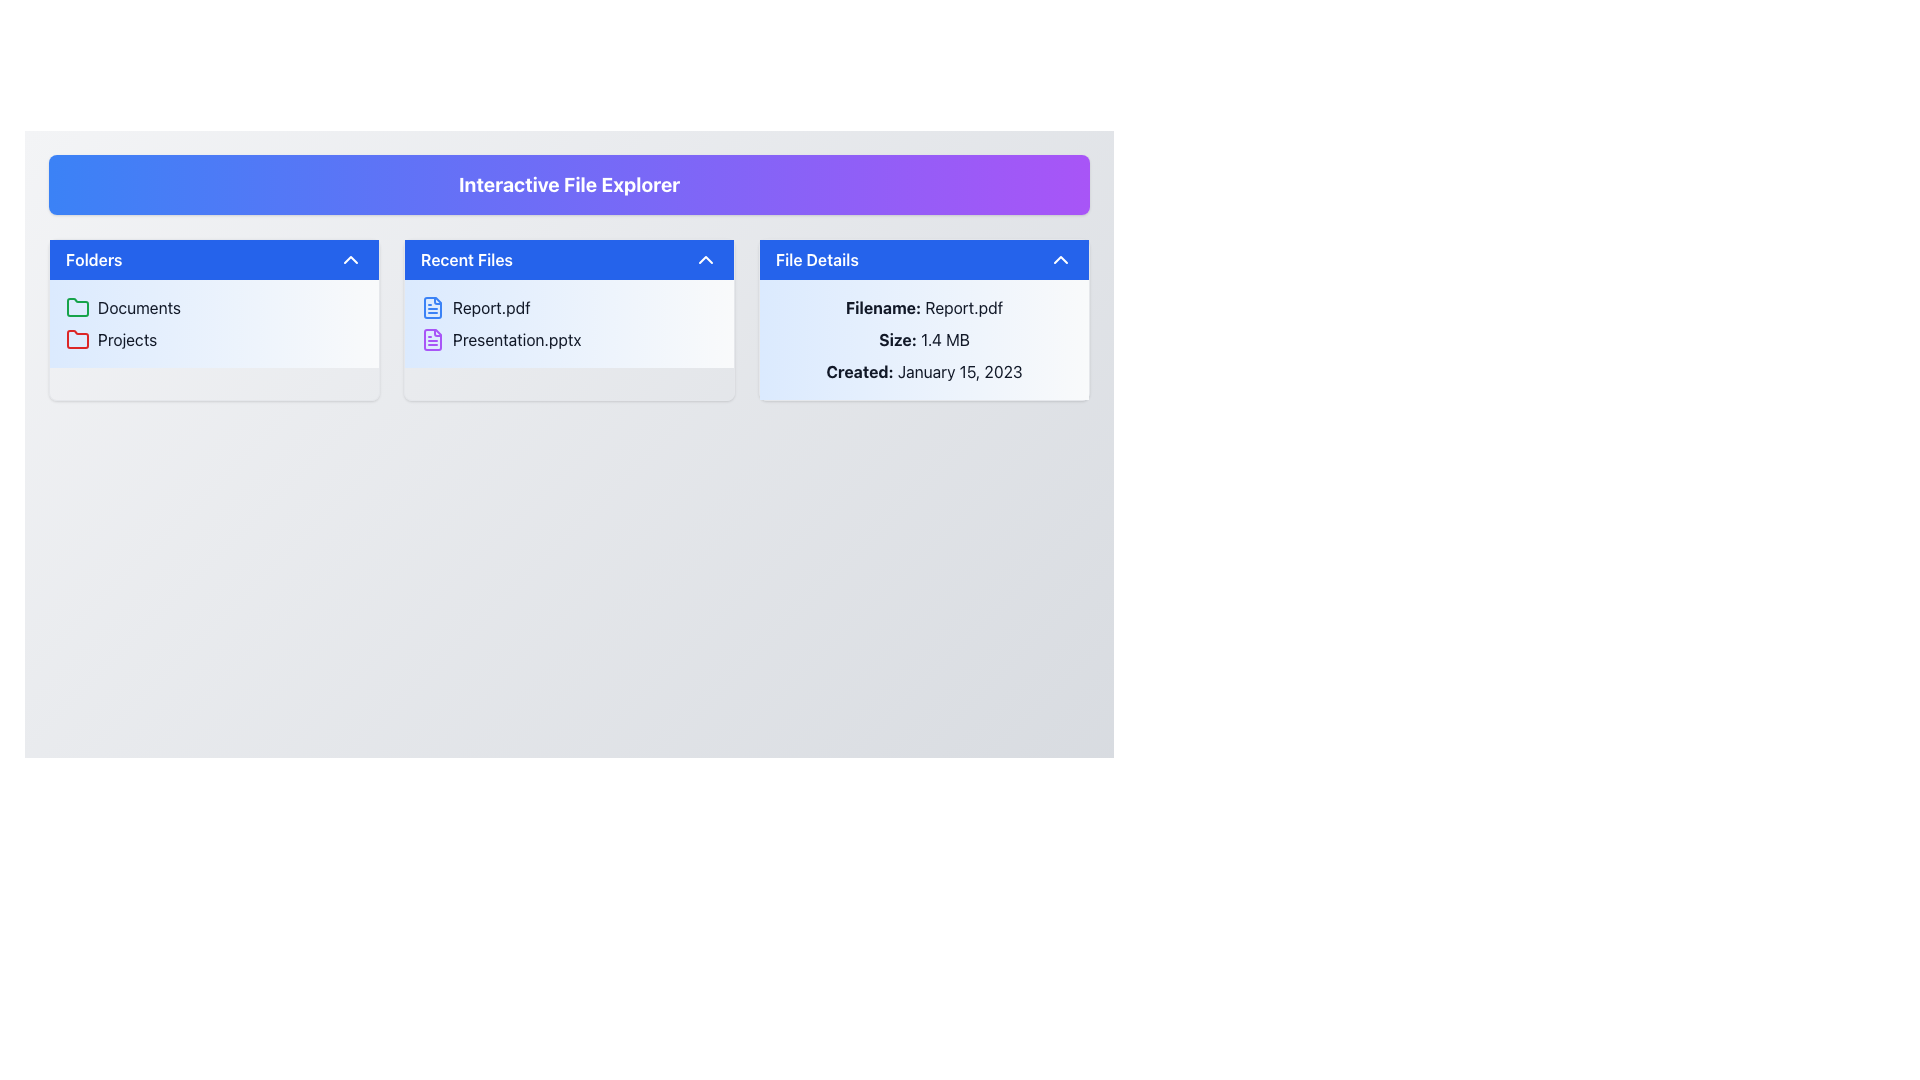 Image resolution: width=1920 pixels, height=1080 pixels. What do you see at coordinates (77, 338) in the screenshot?
I see `the 'Projects' folder icon, which is the first icon in the 'Projects' row under the 'Folders' section` at bounding box center [77, 338].